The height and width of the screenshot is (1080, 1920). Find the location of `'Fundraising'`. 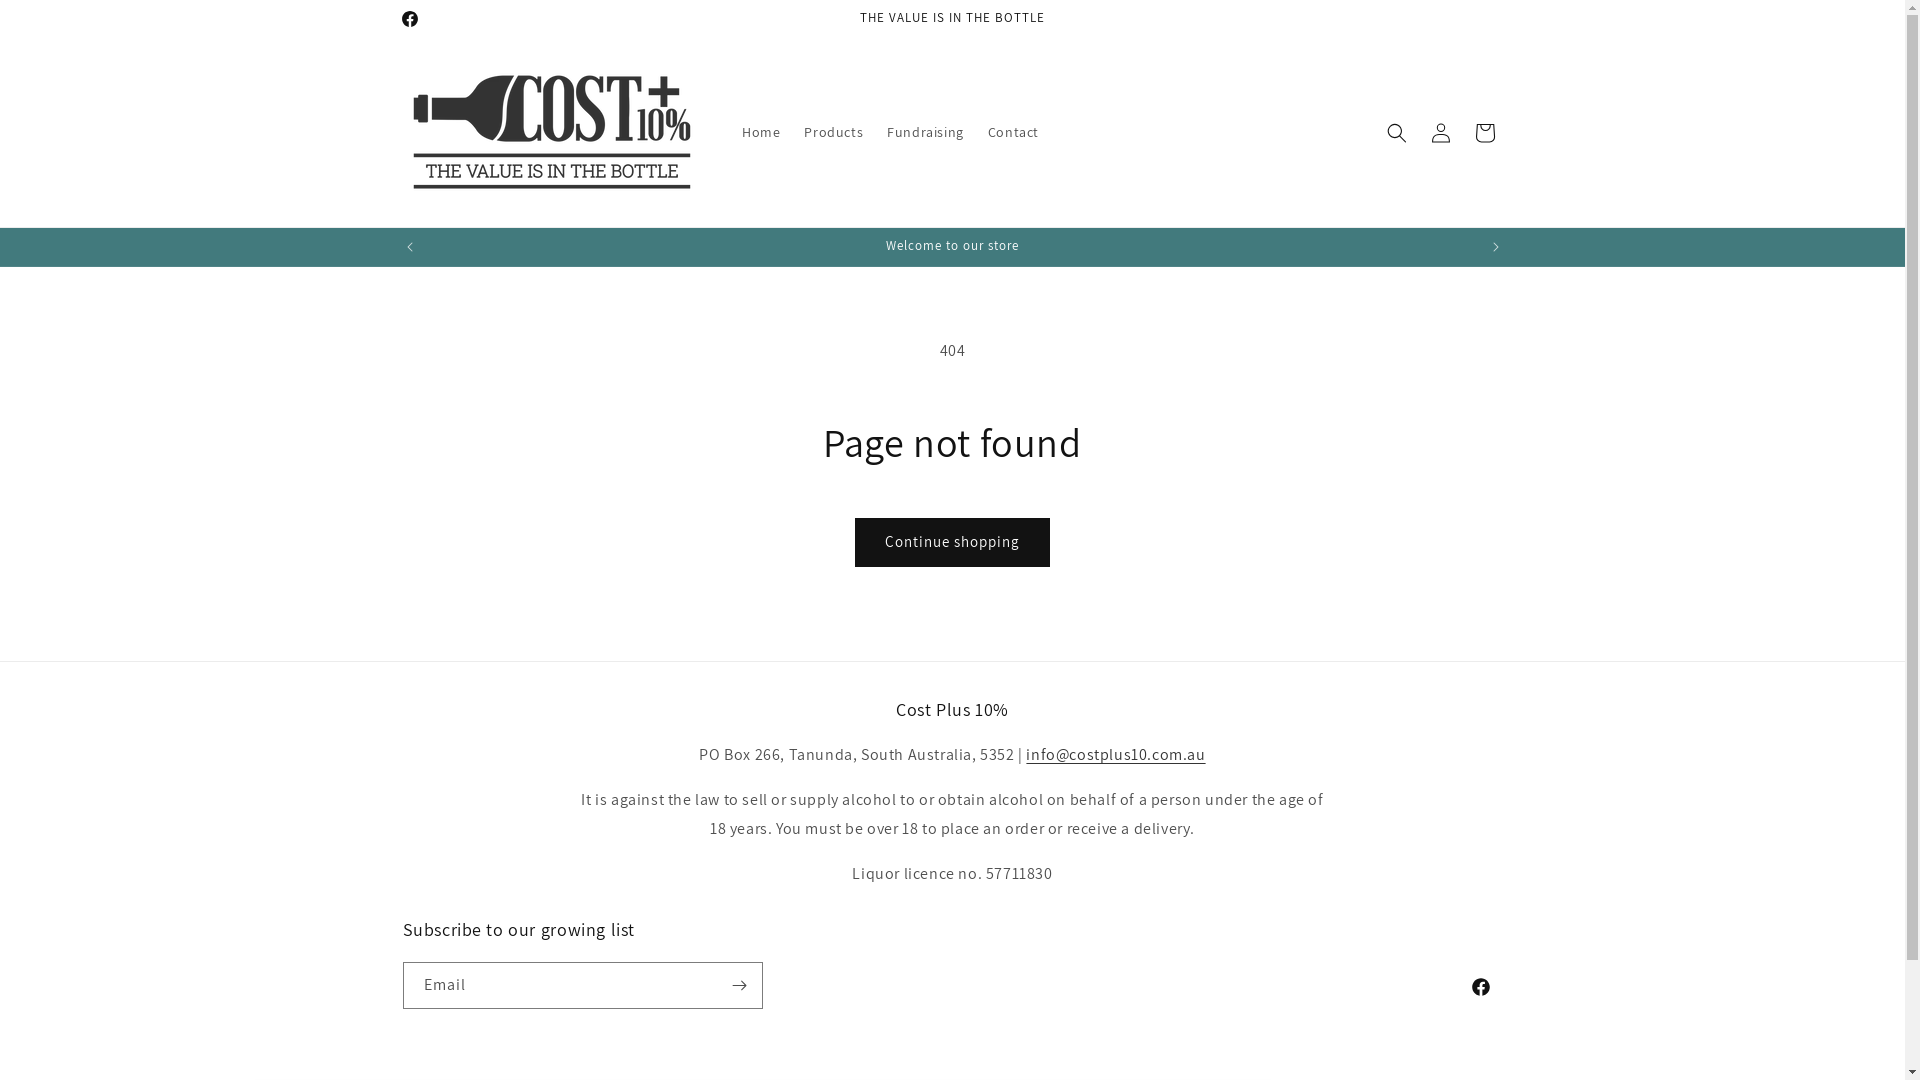

'Fundraising' is located at coordinates (924, 131).